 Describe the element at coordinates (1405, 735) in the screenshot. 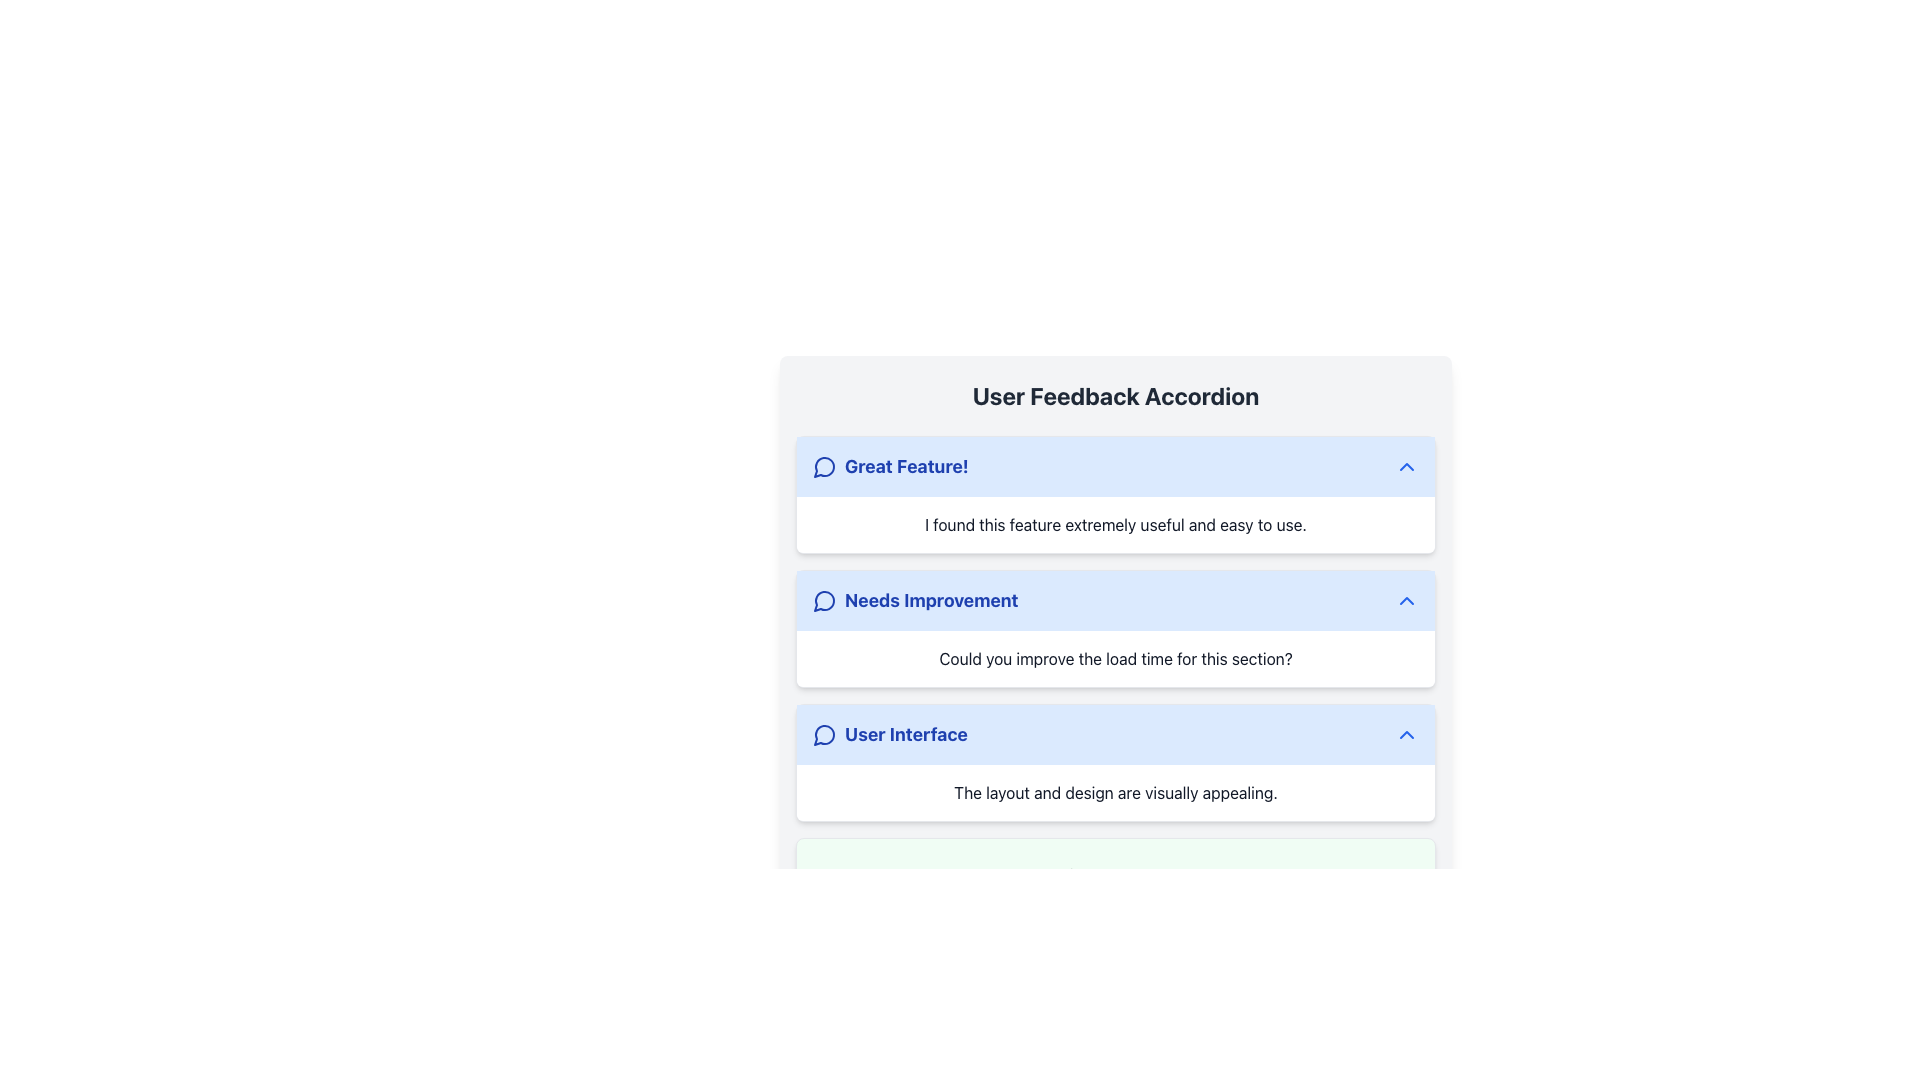

I see `the icon located on the right edge of the 'User Interface' section header to toggle the visibility of additional content` at that location.